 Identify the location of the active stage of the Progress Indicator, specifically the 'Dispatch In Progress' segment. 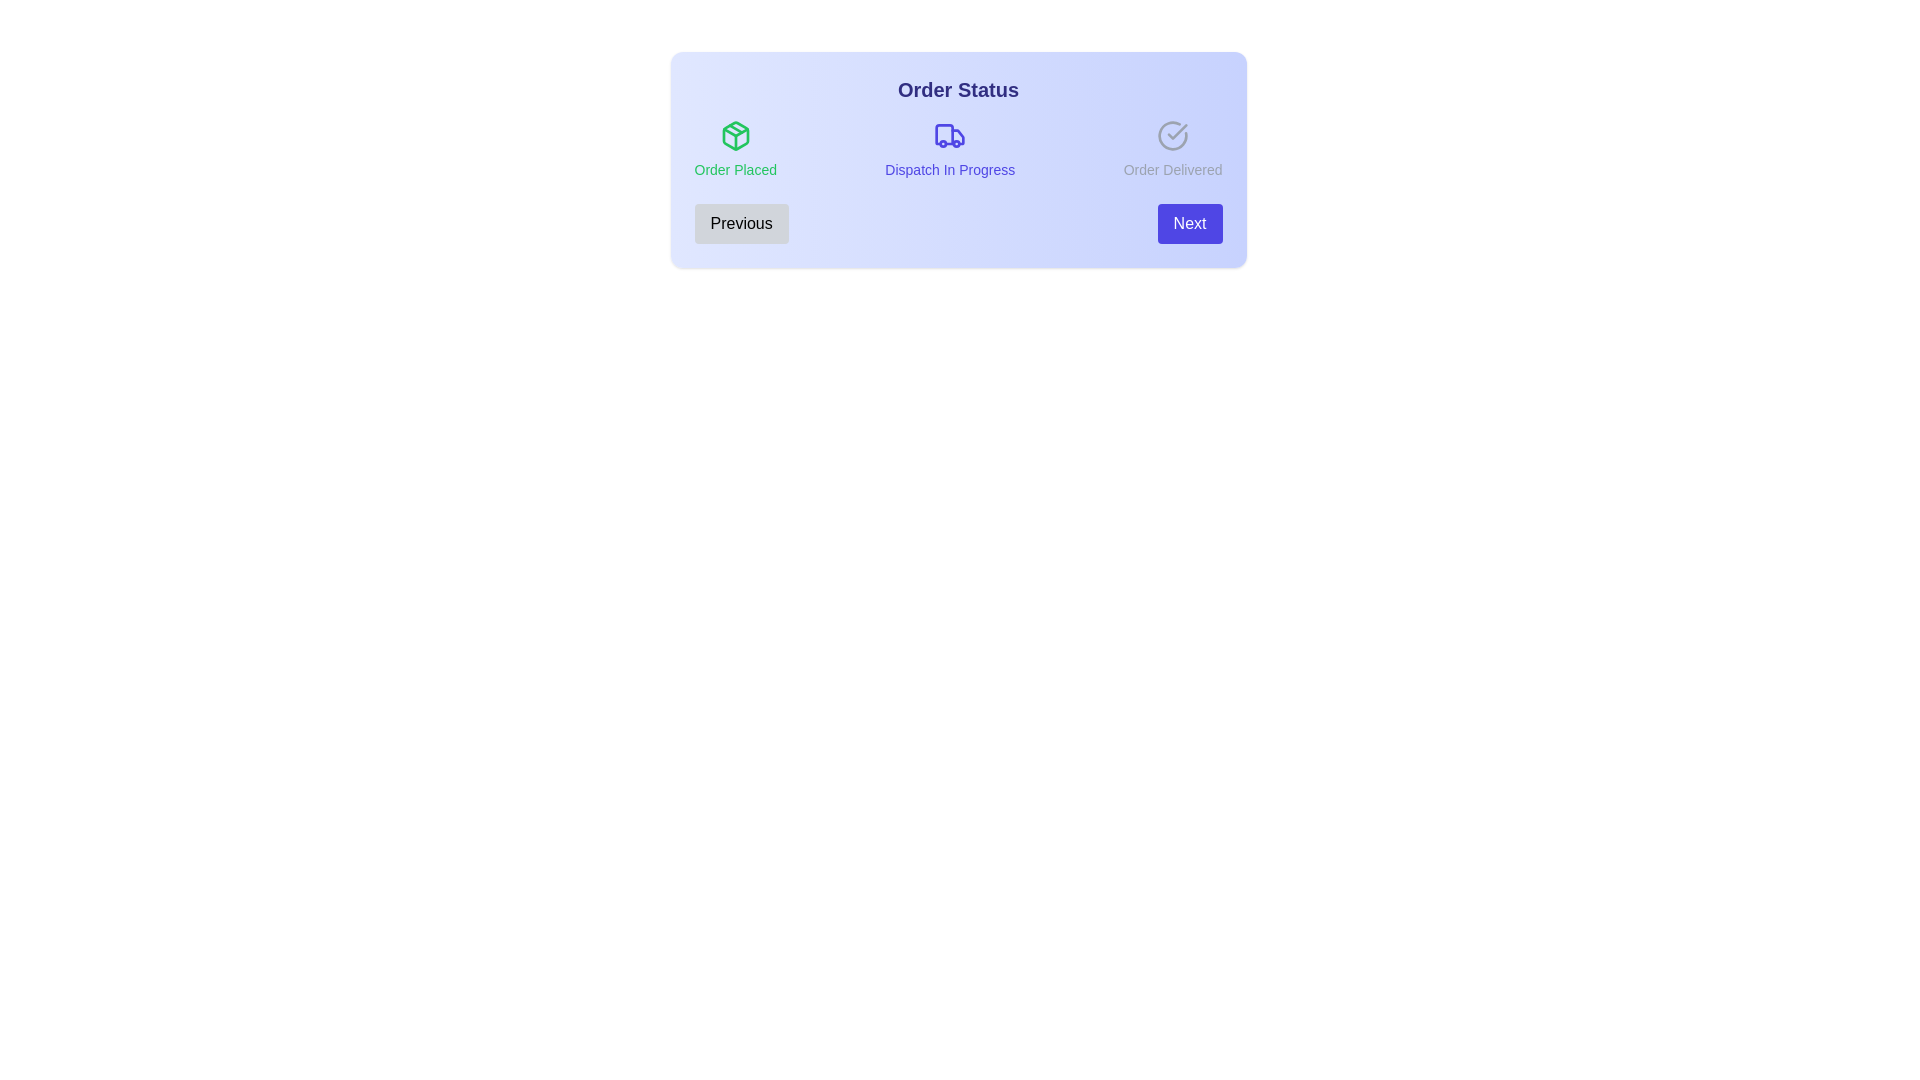
(957, 149).